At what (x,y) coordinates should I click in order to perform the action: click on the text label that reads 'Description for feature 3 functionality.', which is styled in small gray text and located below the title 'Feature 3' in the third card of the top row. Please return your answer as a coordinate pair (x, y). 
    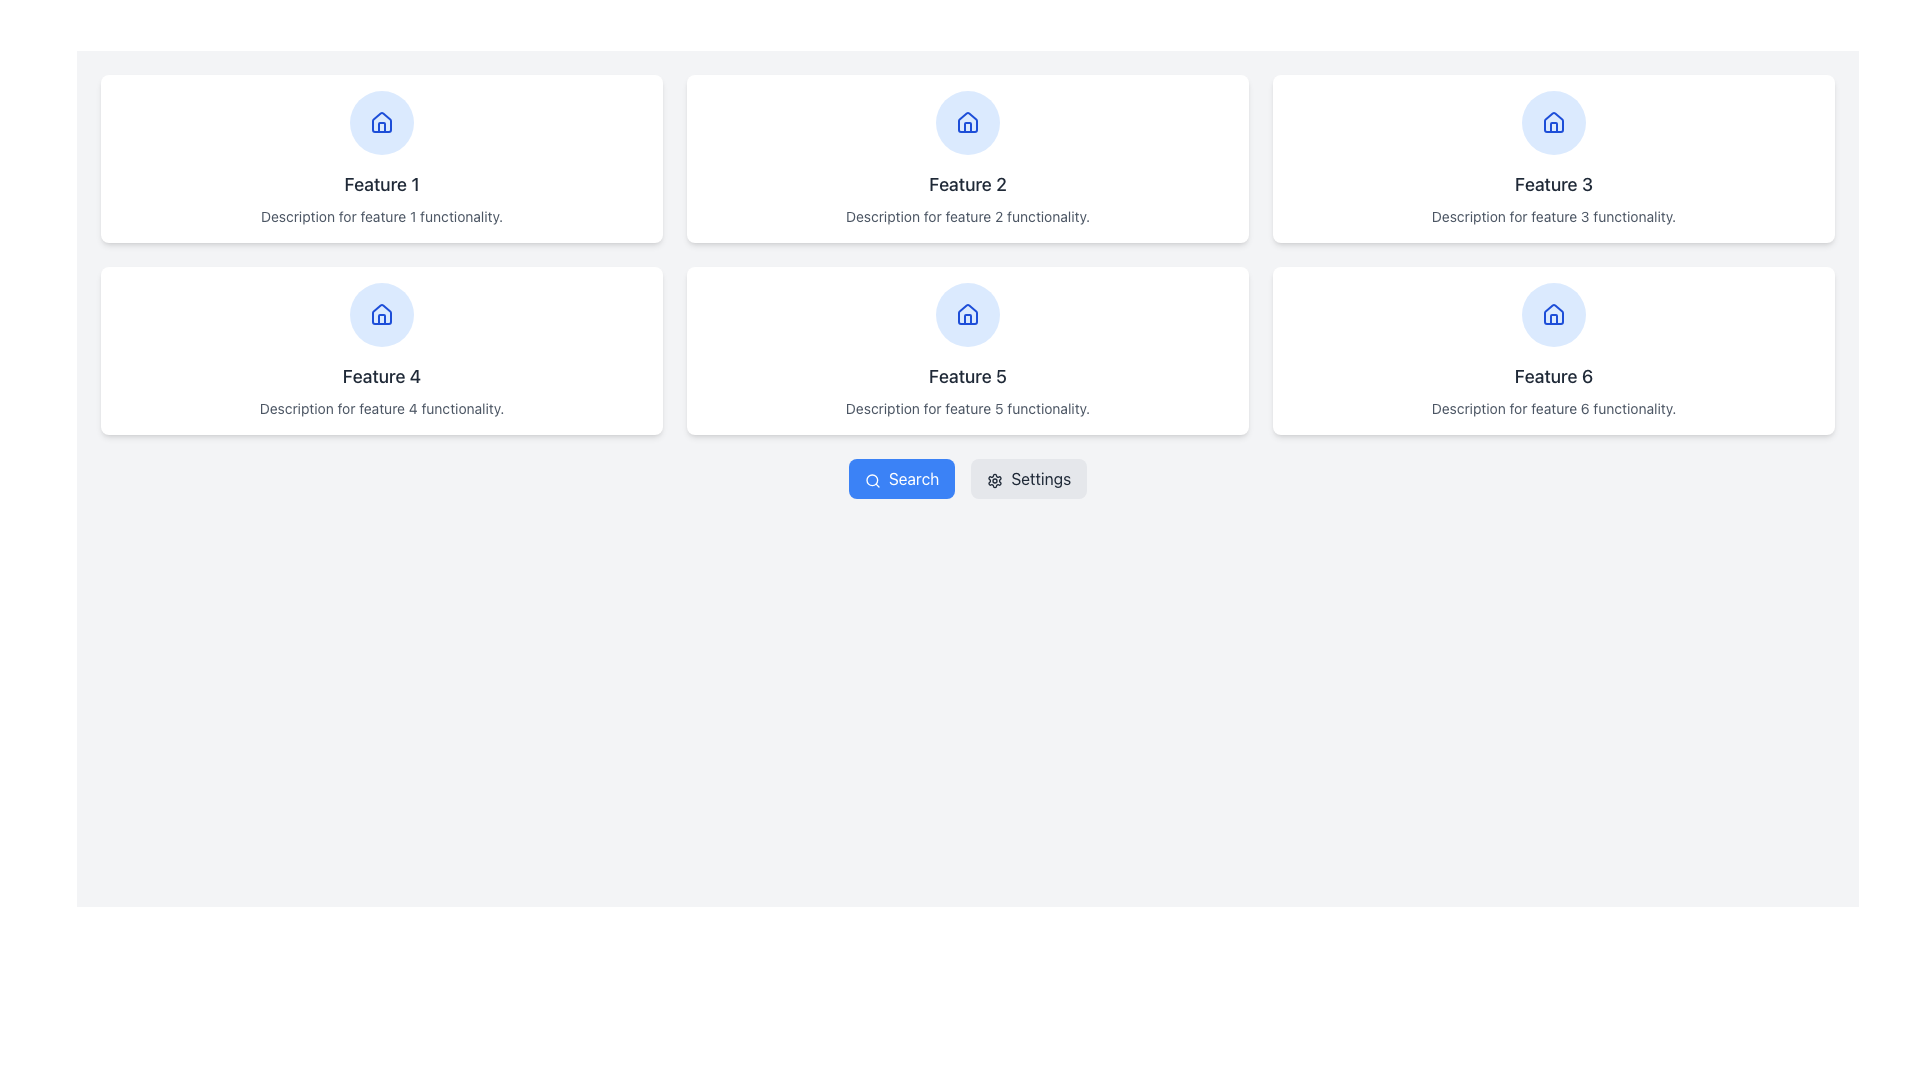
    Looking at the image, I should click on (1553, 216).